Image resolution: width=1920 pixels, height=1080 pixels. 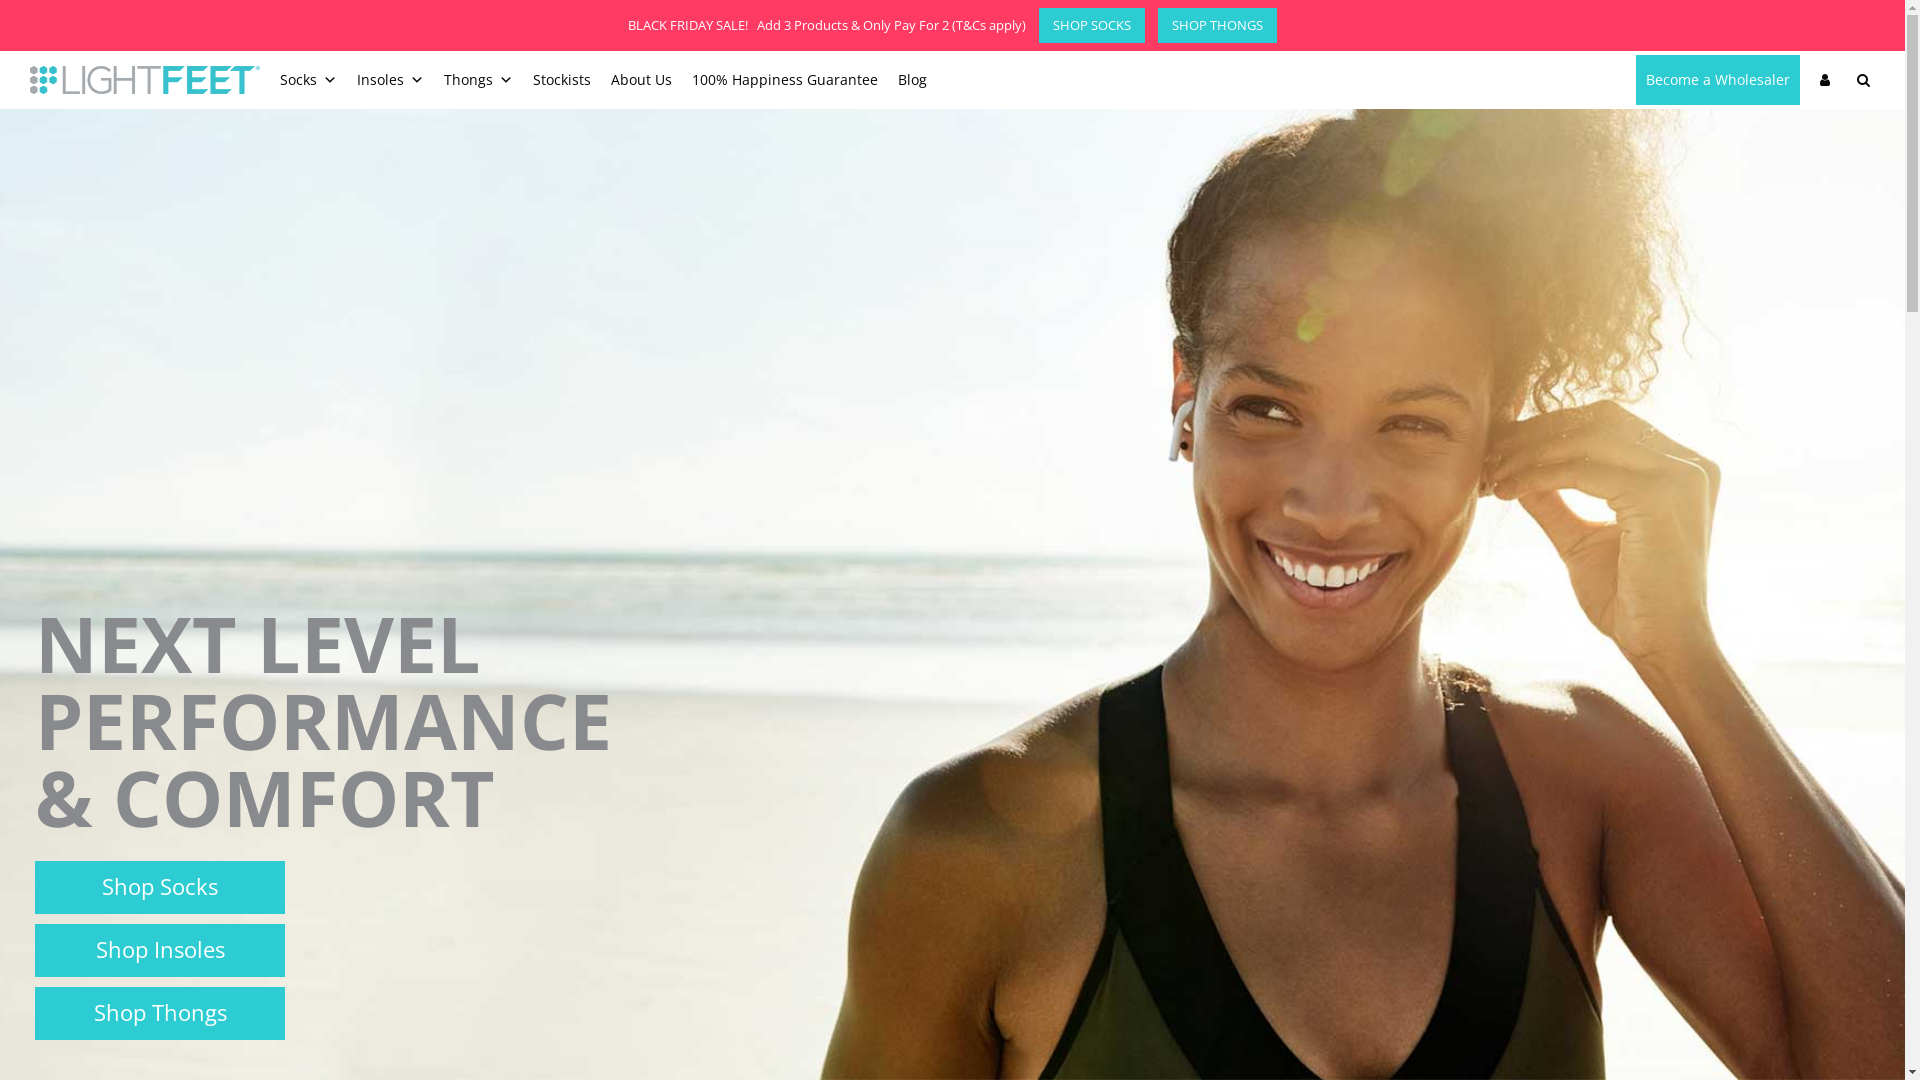 What do you see at coordinates (784, 79) in the screenshot?
I see `'100% Happiness Guarantee'` at bounding box center [784, 79].